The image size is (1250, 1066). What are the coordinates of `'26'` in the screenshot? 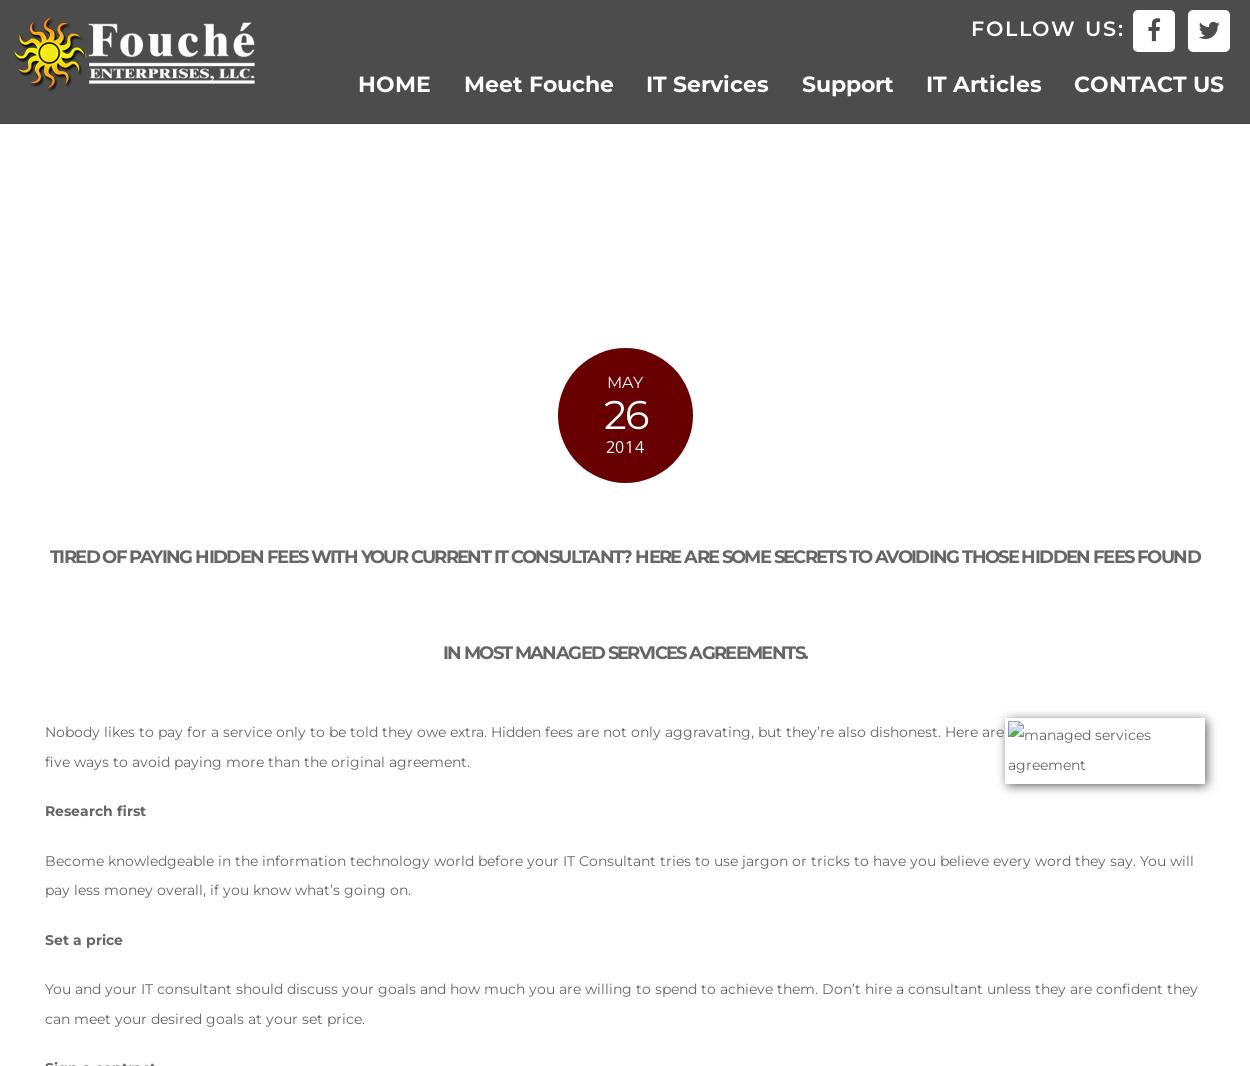 It's located at (623, 414).